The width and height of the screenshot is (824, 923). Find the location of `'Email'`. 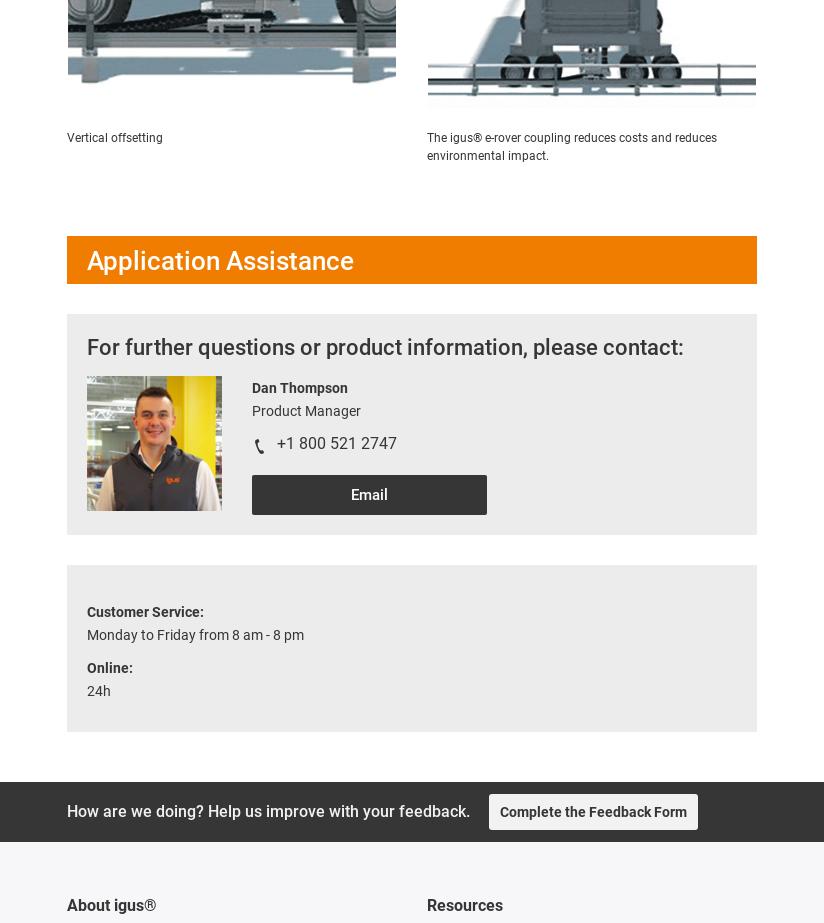

'Email' is located at coordinates (368, 494).